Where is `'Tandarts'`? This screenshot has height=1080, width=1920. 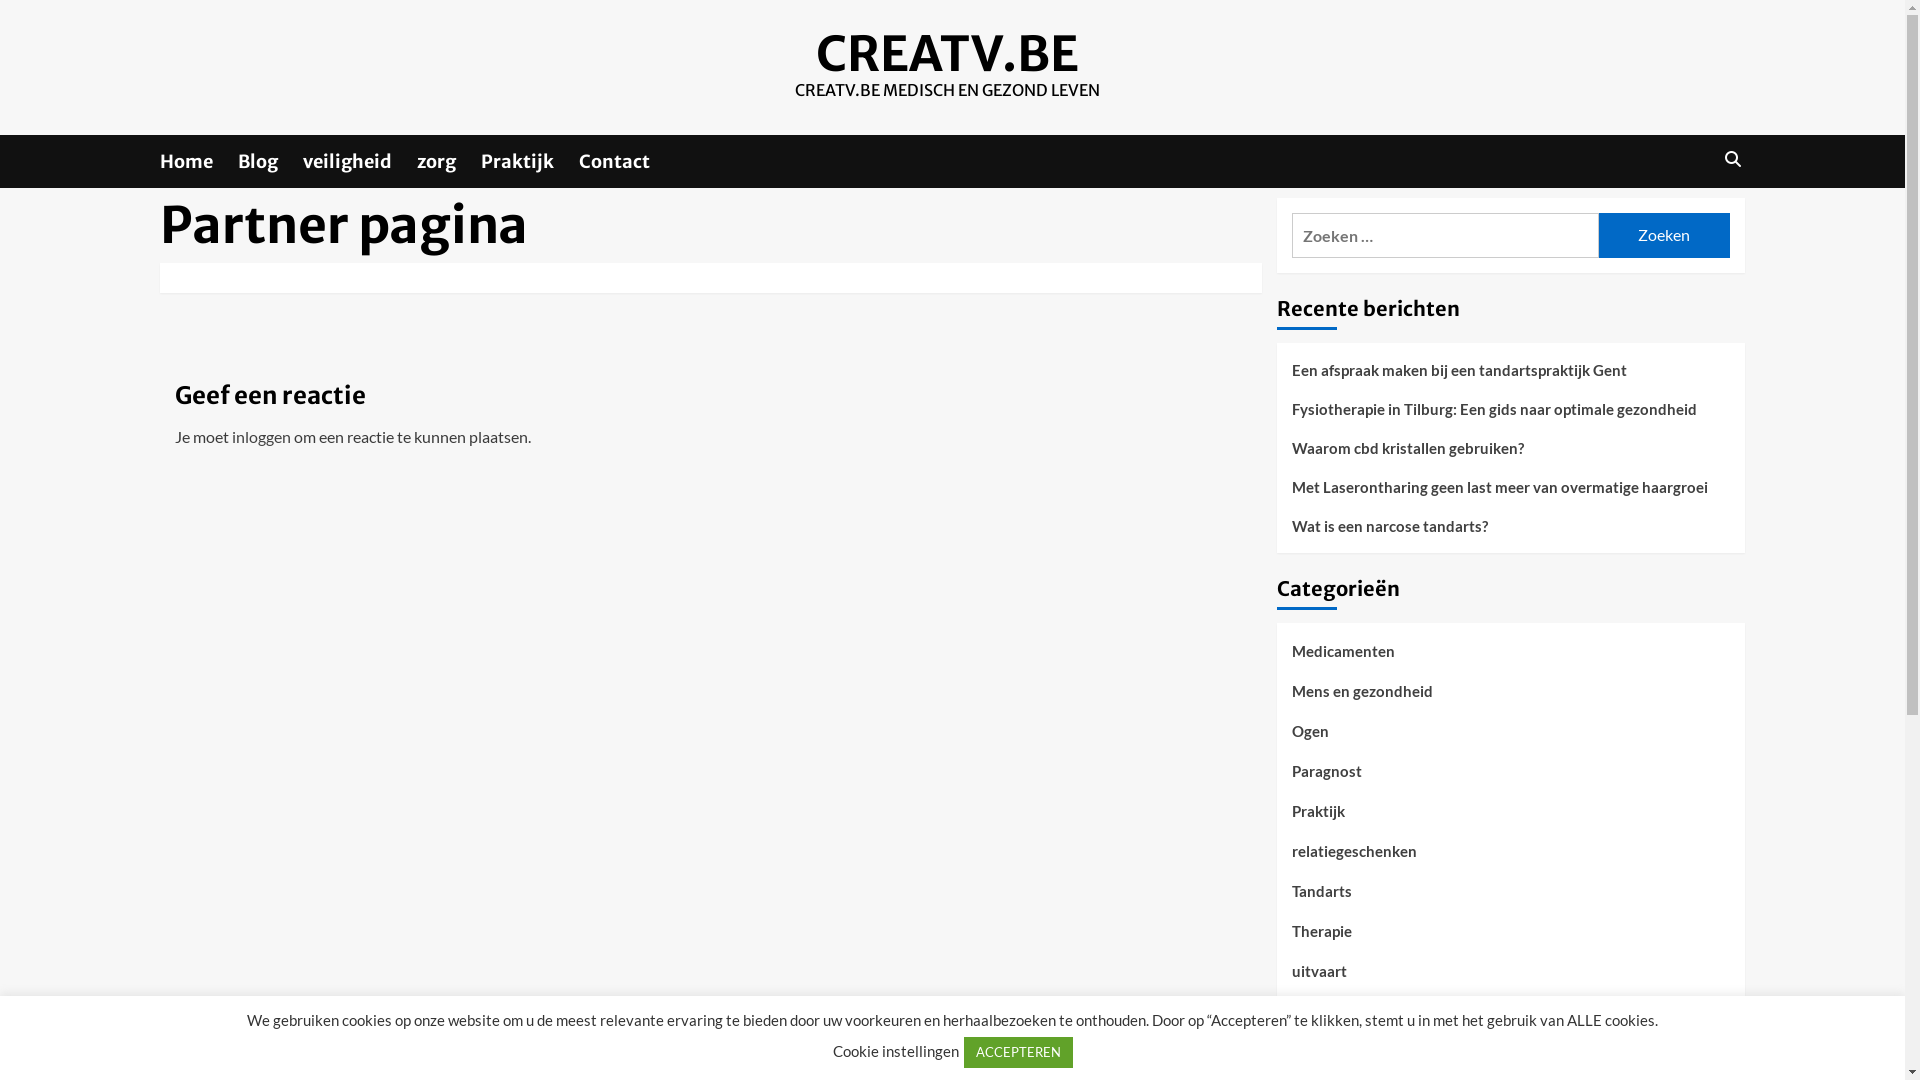 'Tandarts' is located at coordinates (1291, 897).